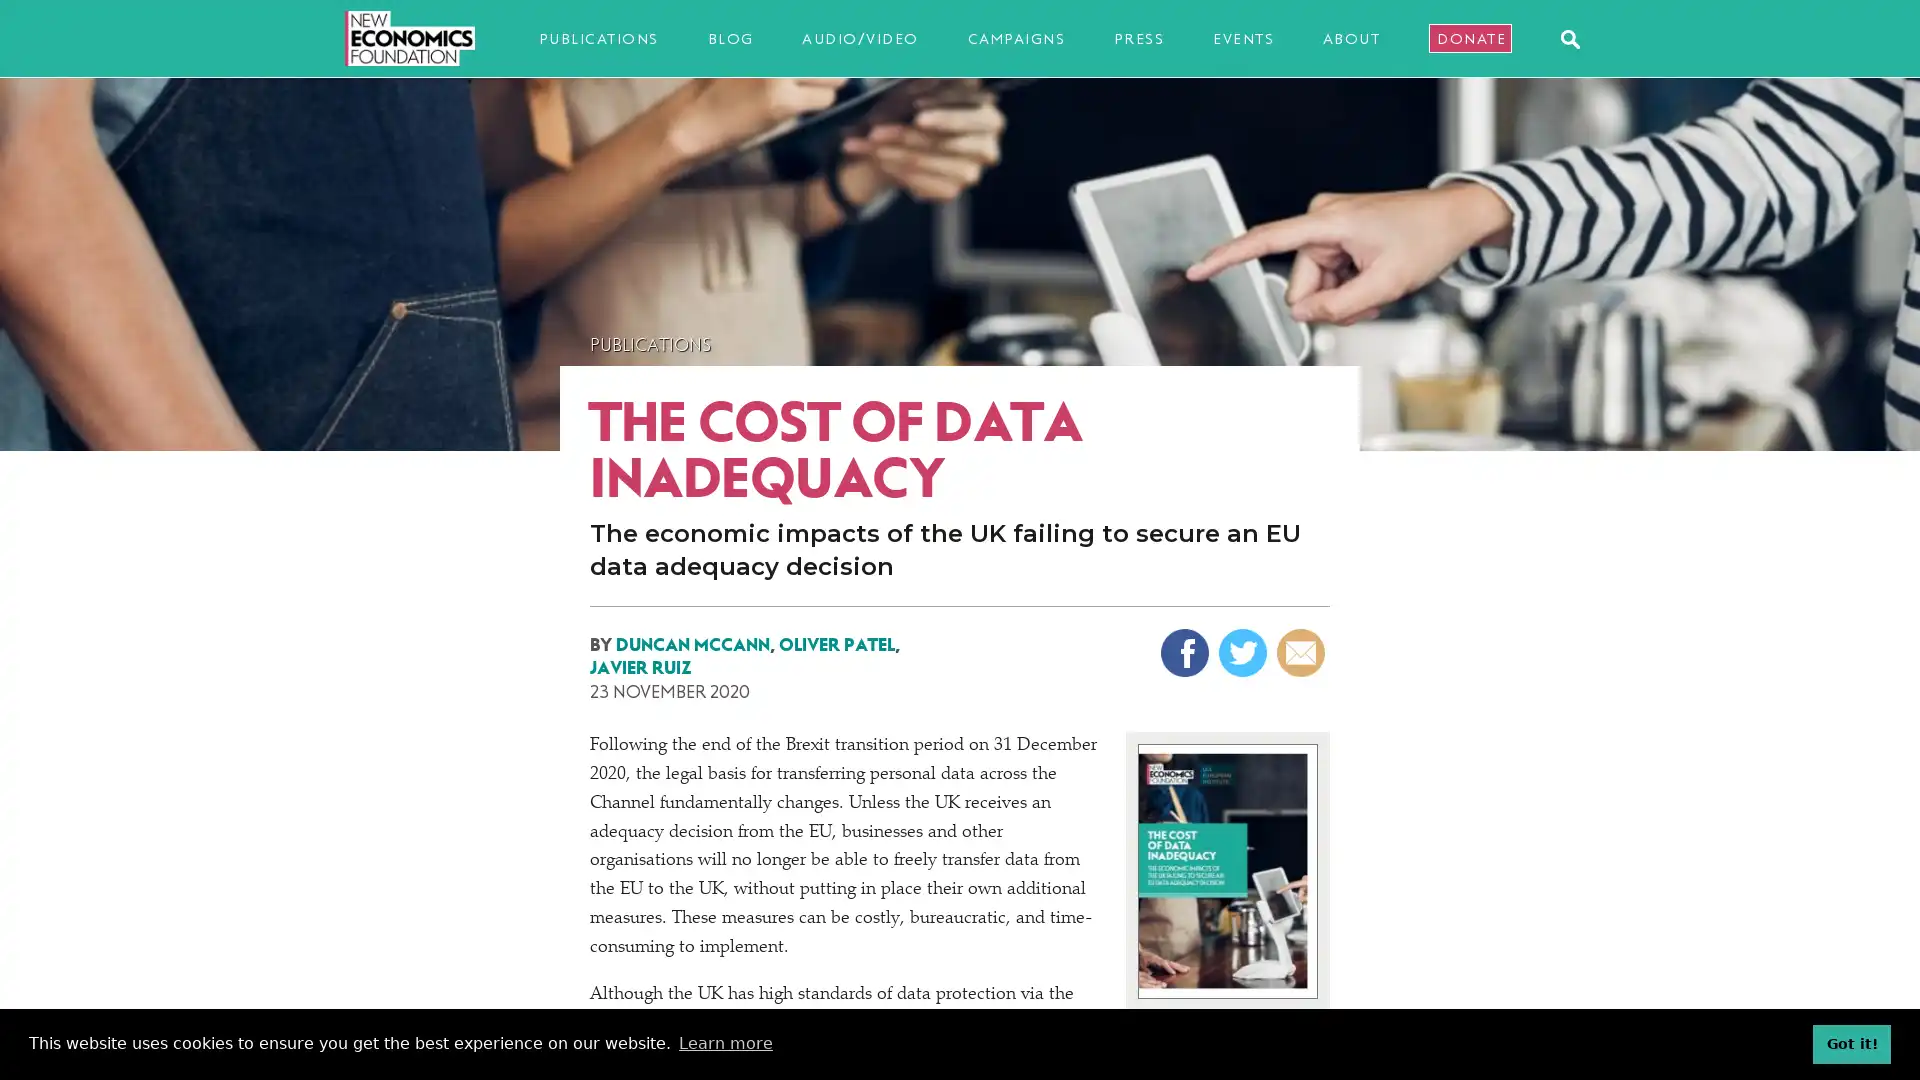  Describe the element at coordinates (724, 1043) in the screenshot. I see `learn more about cookies` at that location.